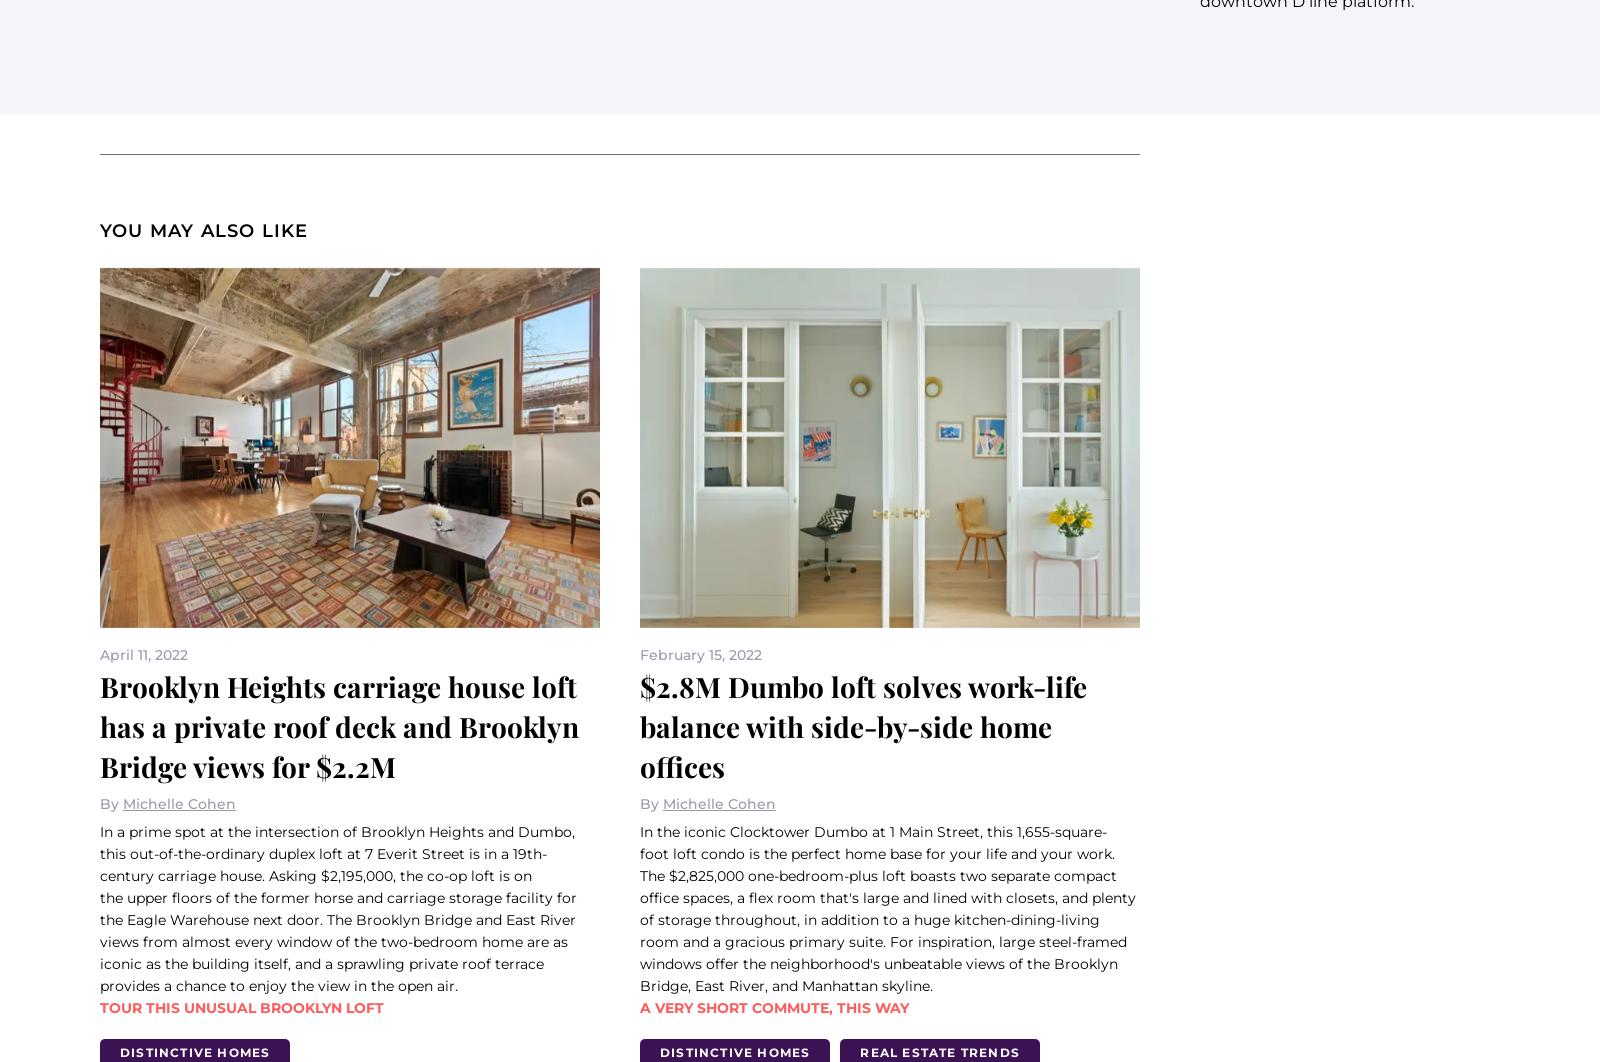 Image resolution: width=1600 pixels, height=1062 pixels. I want to click on 'You May Also Like', so click(204, 230).